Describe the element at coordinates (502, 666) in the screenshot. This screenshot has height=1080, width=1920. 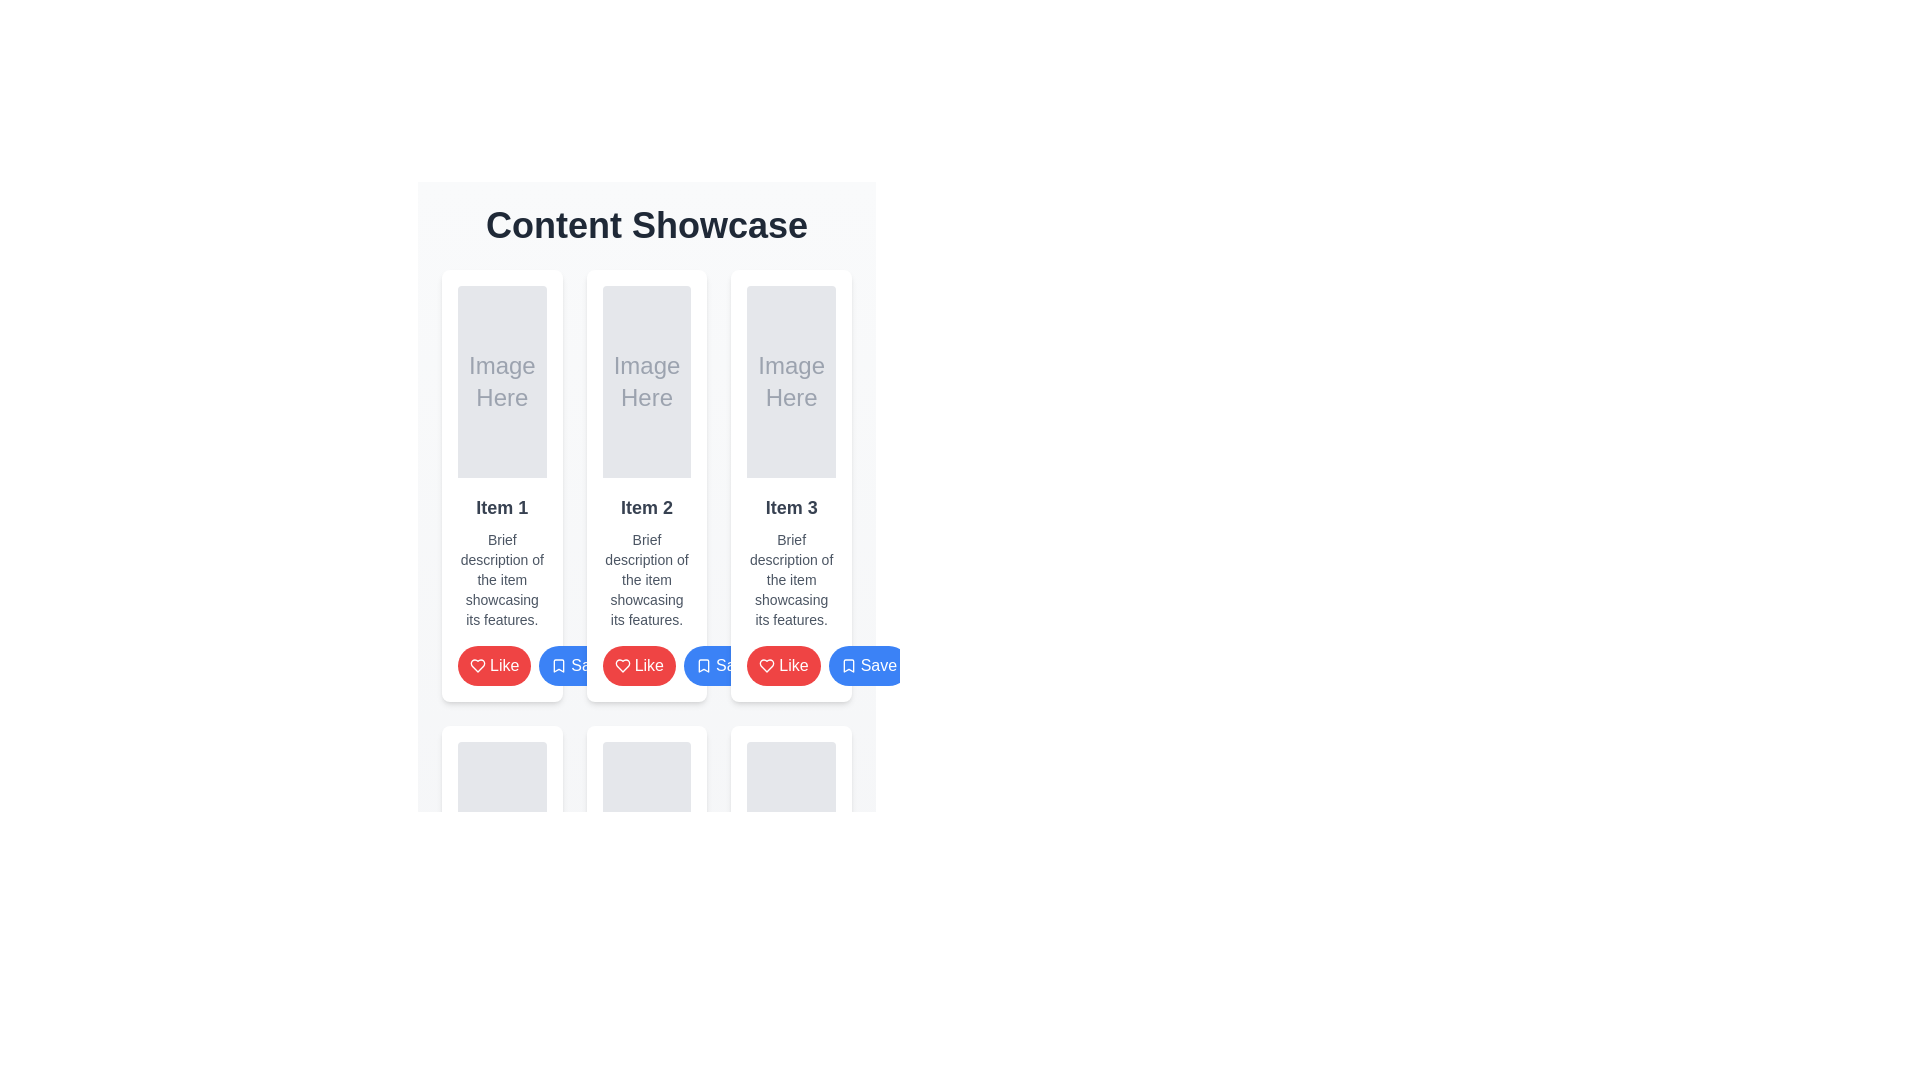
I see `the like button located in the bottom section of the first card, to the left of the 'Save' button, to register a like` at that location.